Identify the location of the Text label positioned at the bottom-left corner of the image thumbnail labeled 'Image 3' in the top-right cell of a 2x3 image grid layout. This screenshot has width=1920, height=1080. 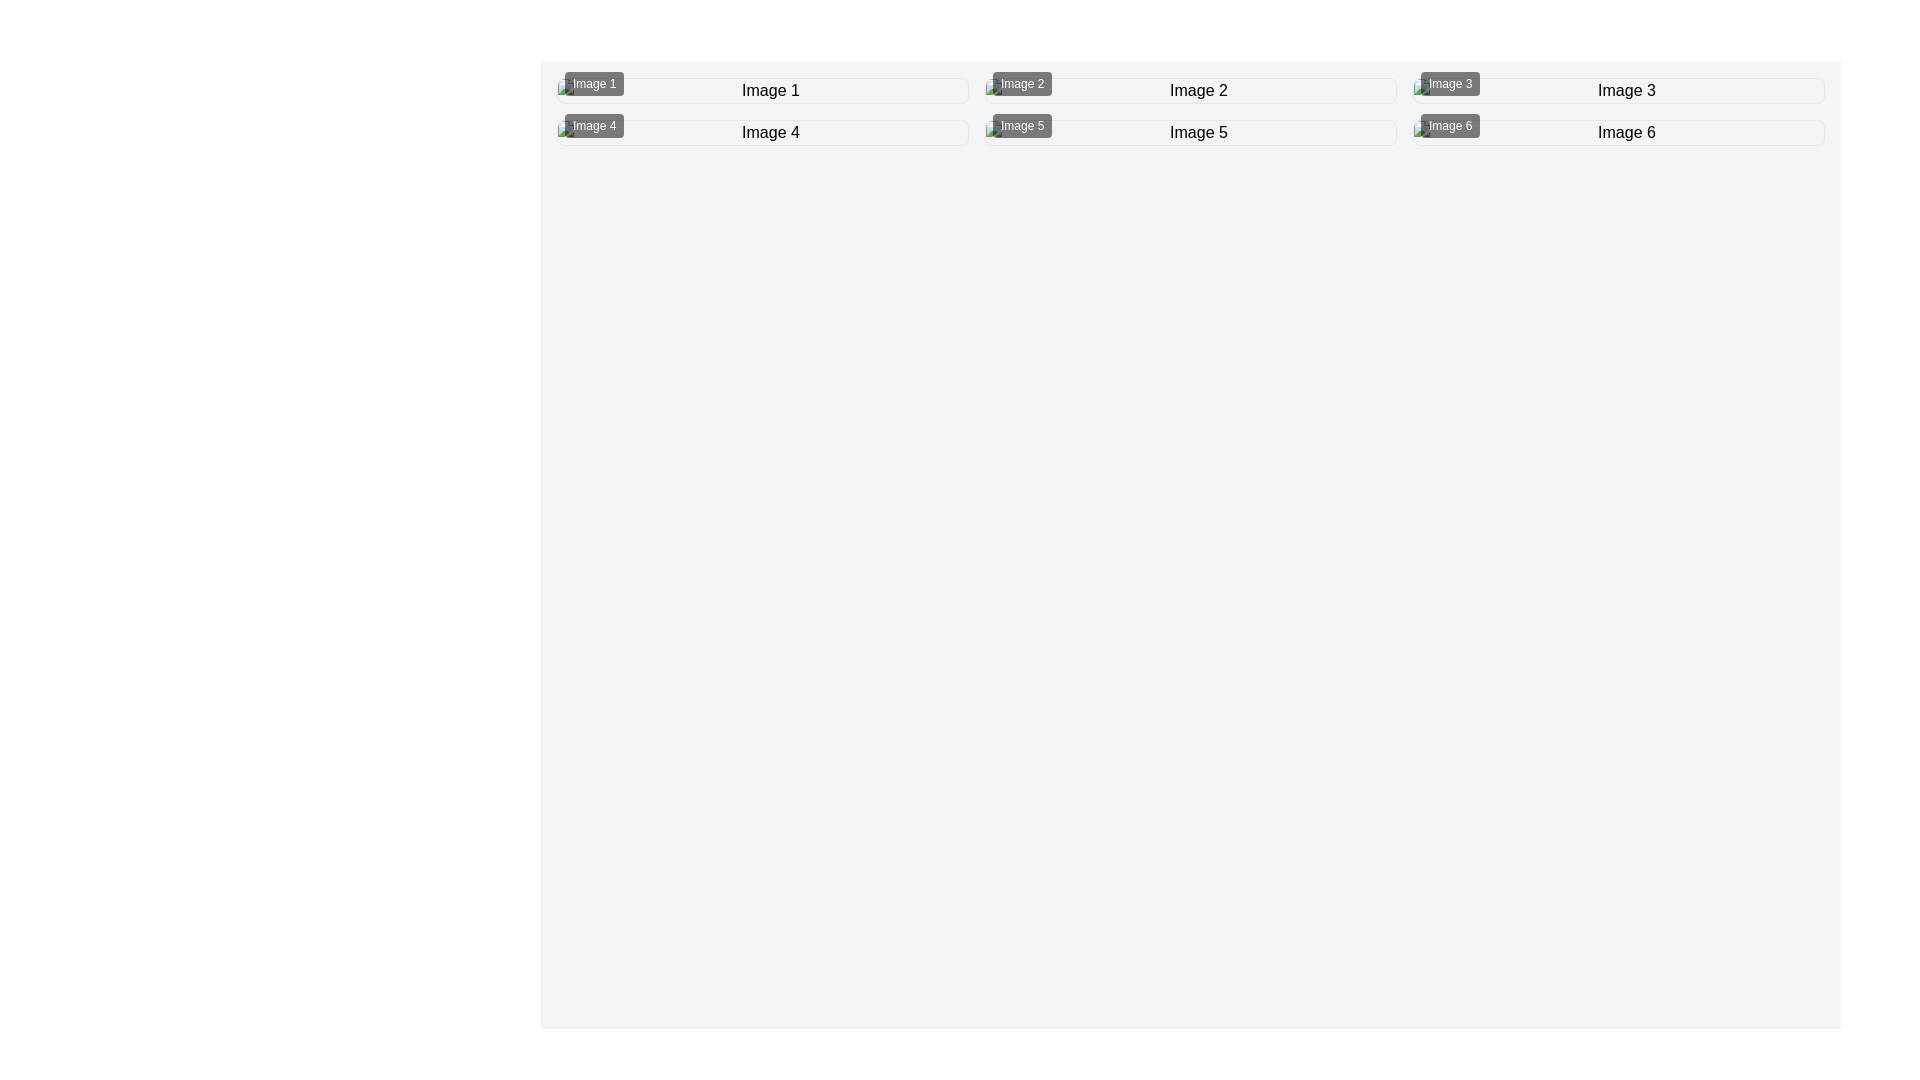
(1450, 83).